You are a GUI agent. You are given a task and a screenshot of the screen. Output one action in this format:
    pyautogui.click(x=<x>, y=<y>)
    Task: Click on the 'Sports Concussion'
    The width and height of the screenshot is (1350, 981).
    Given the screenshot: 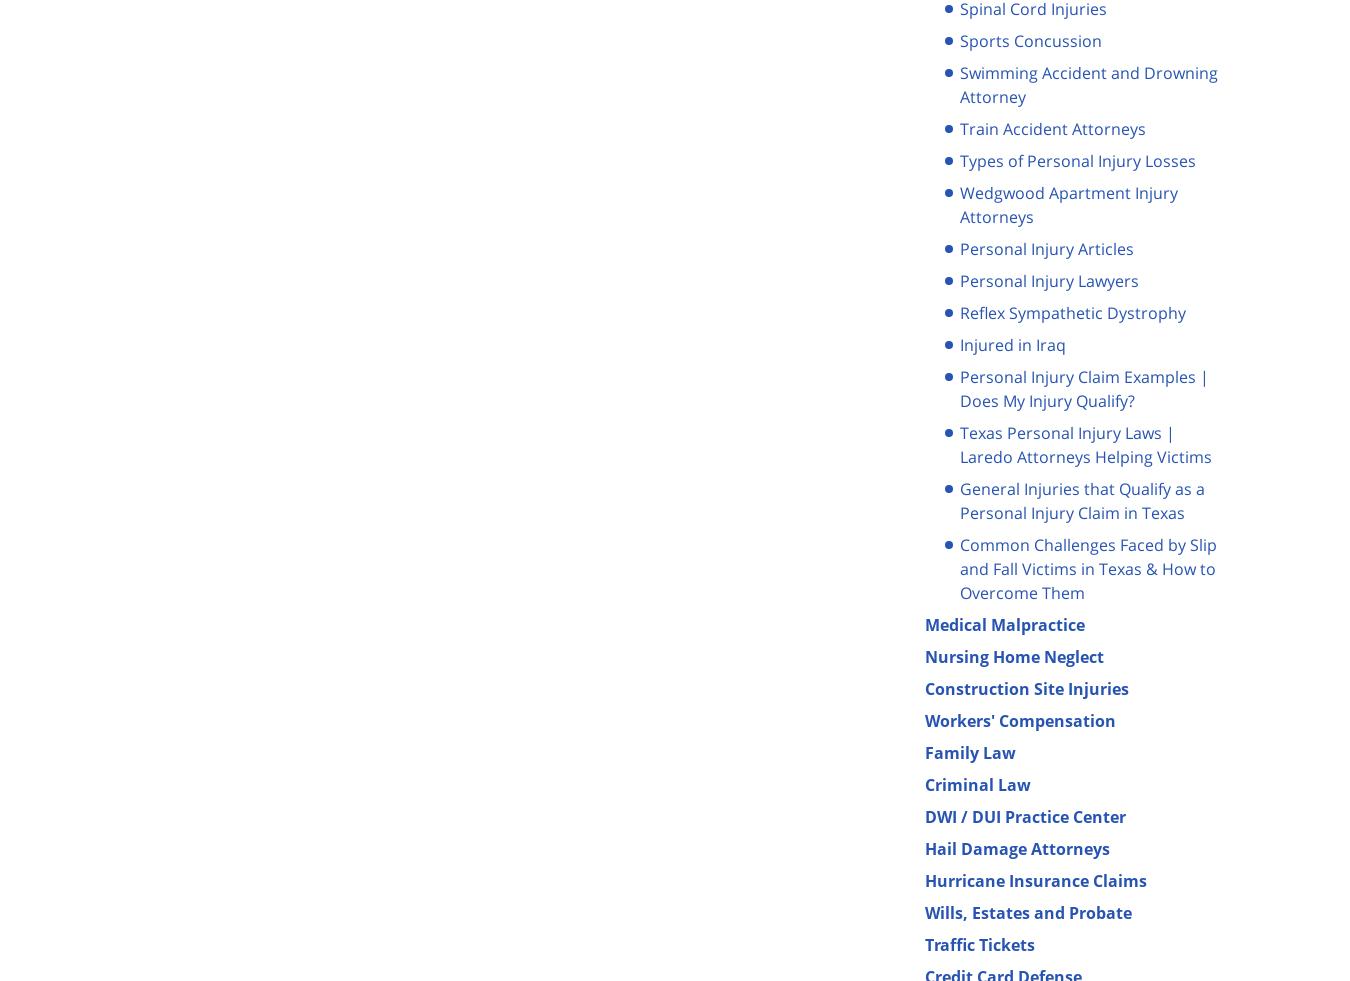 What is the action you would take?
    pyautogui.click(x=1030, y=39)
    